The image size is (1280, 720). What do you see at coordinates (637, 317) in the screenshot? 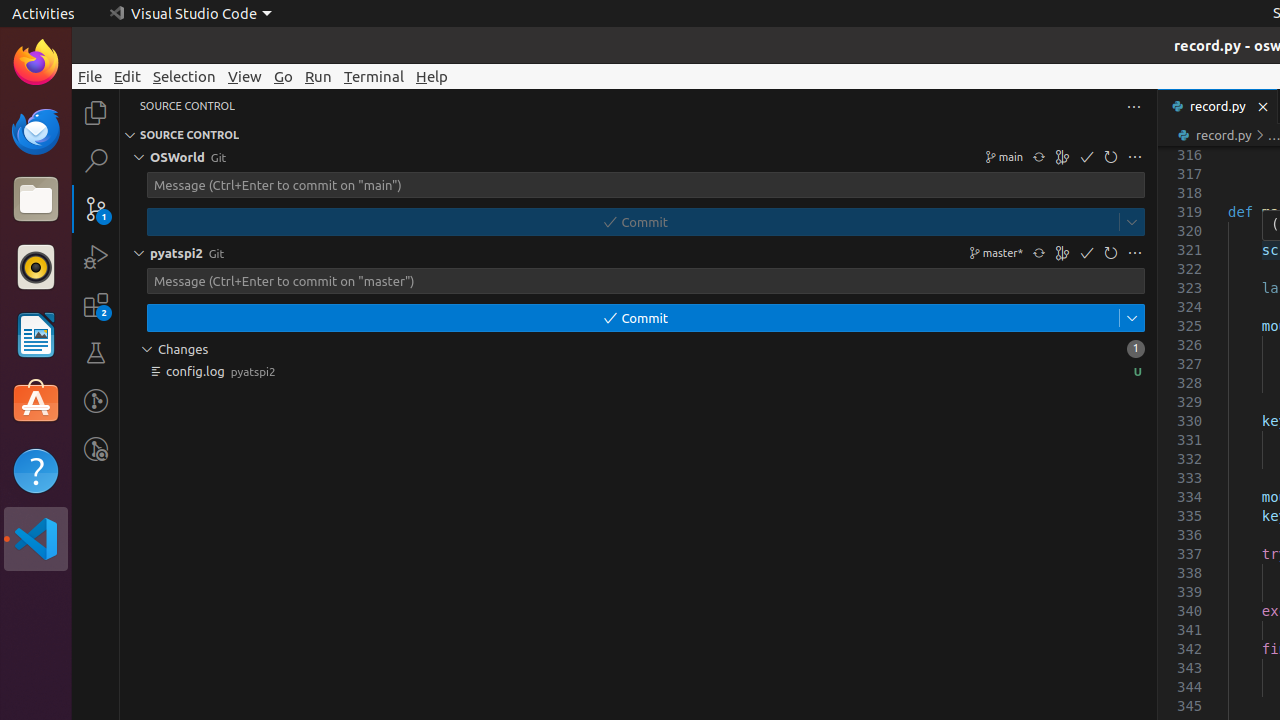
I see `'$(check) Commit'` at bounding box center [637, 317].